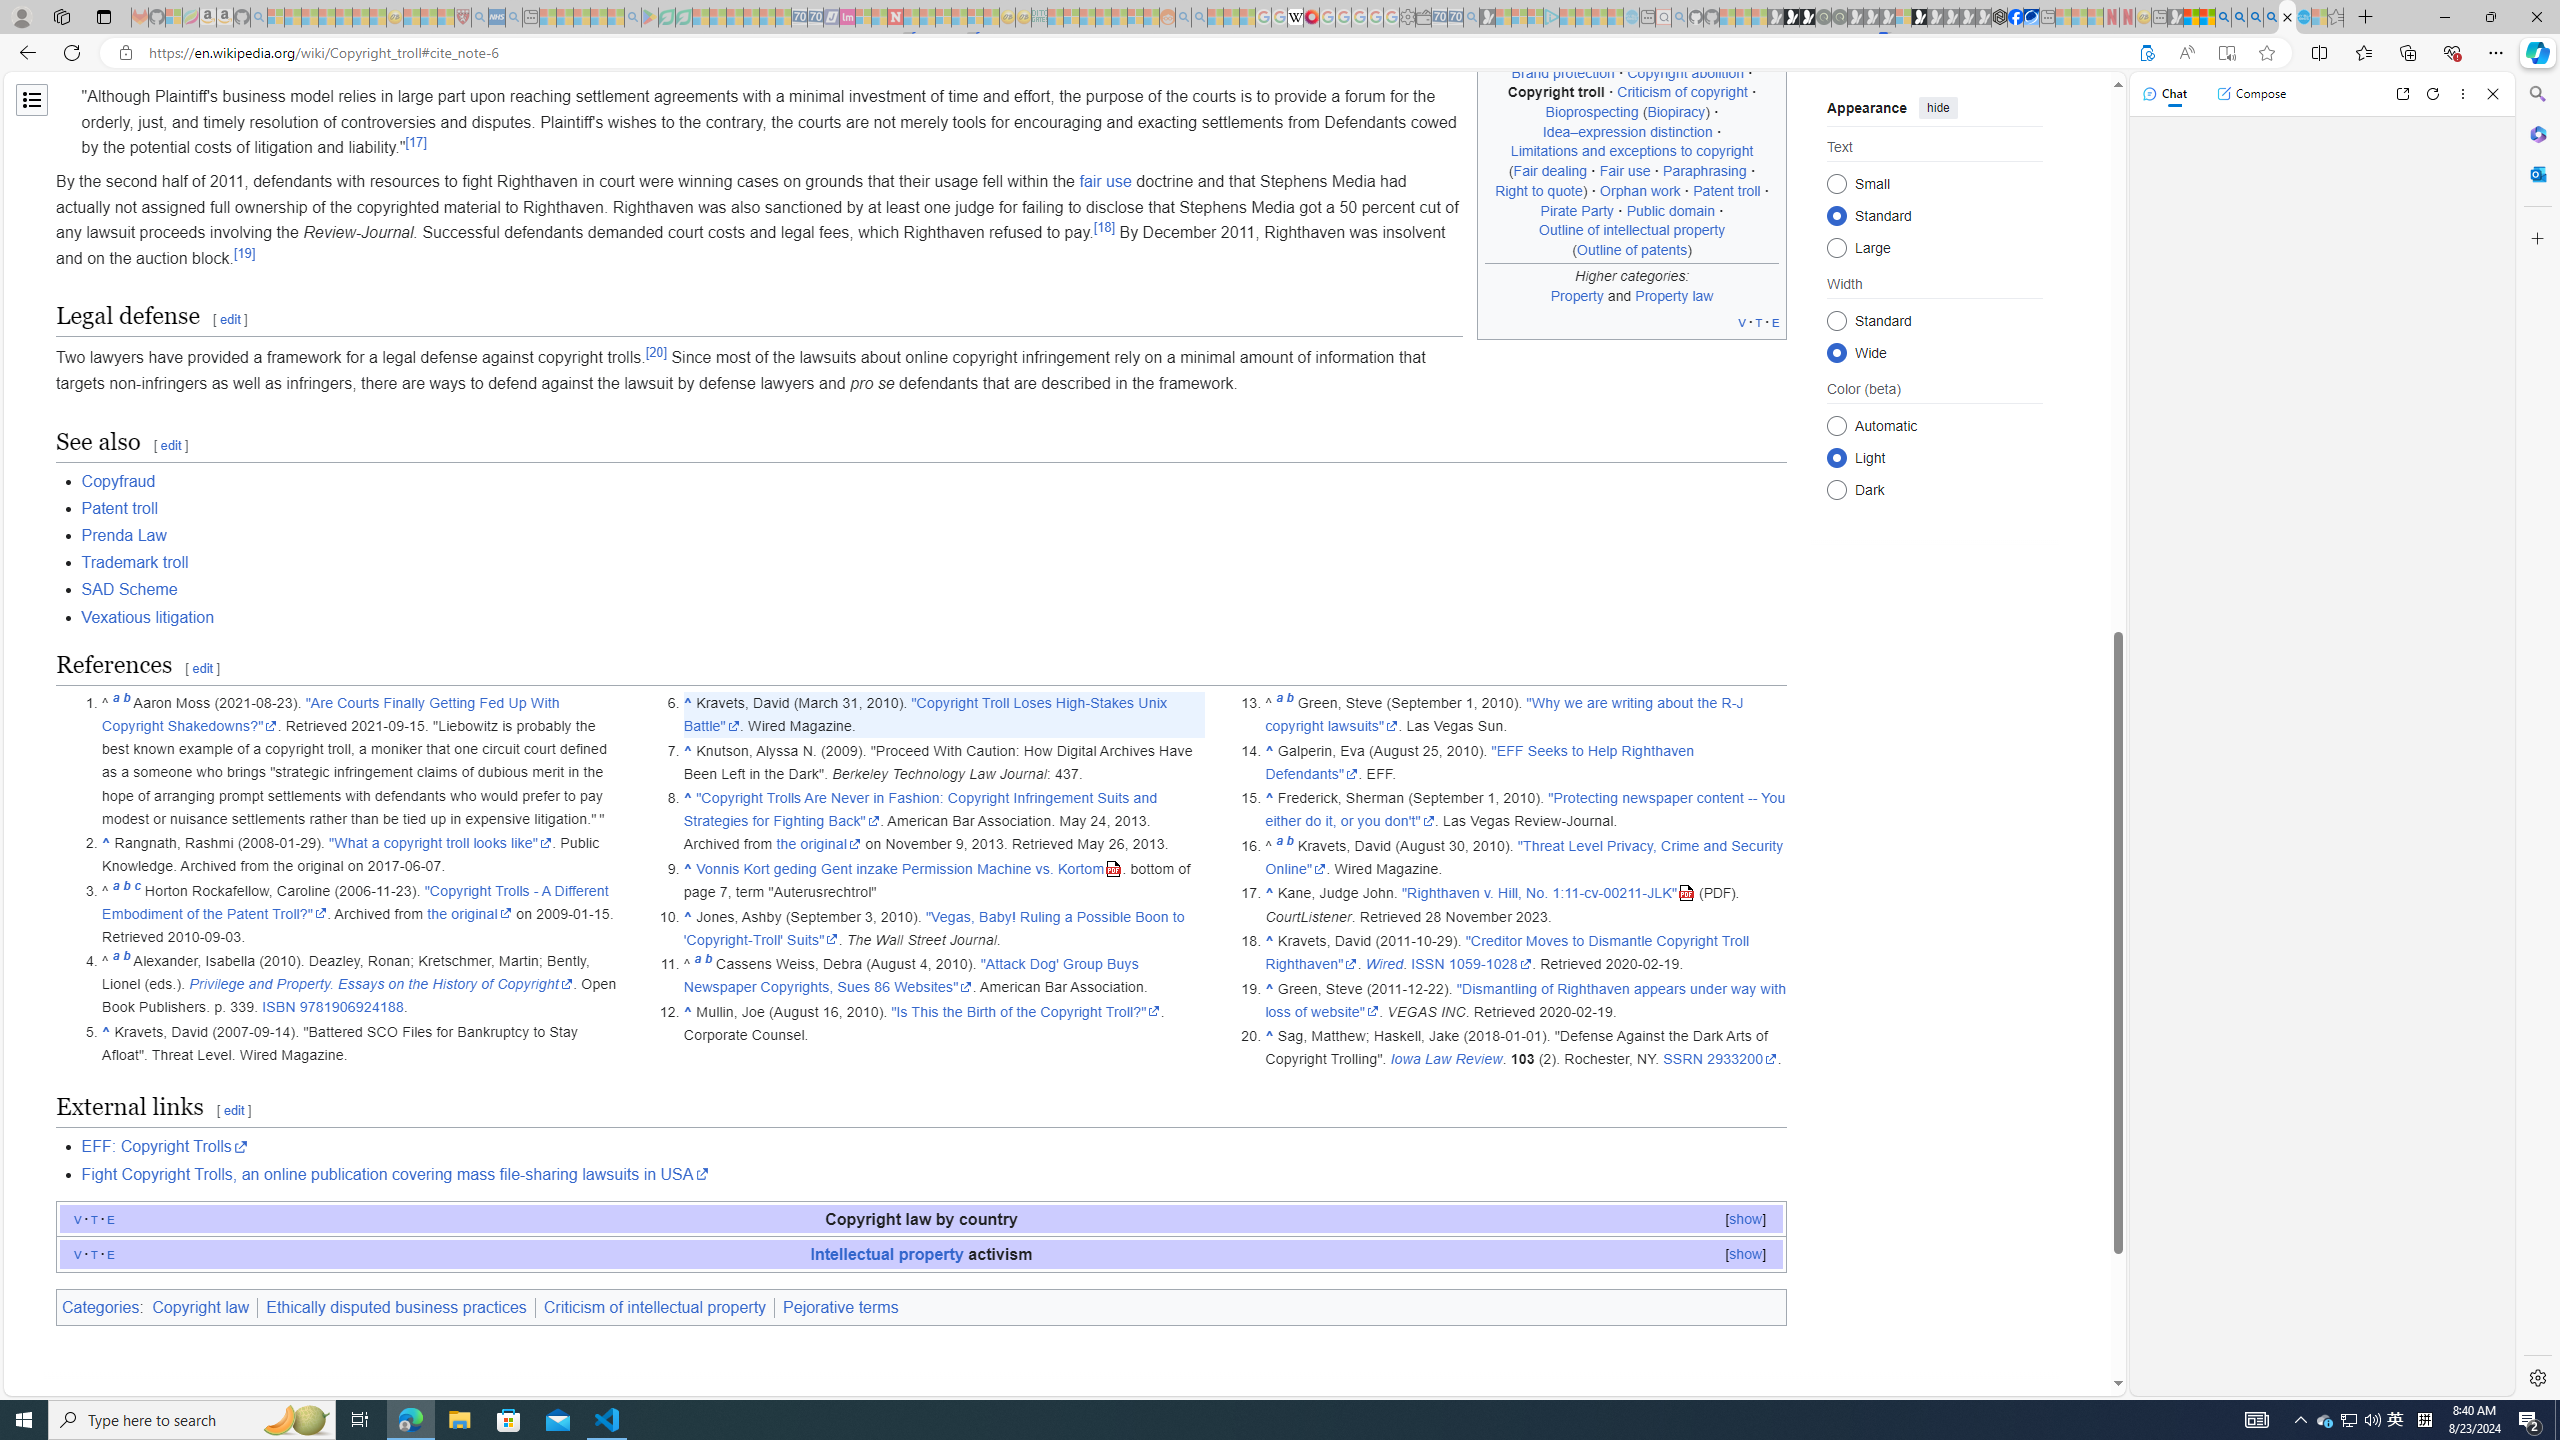  What do you see at coordinates (839, 1305) in the screenshot?
I see `'Pejorative terms'` at bounding box center [839, 1305].